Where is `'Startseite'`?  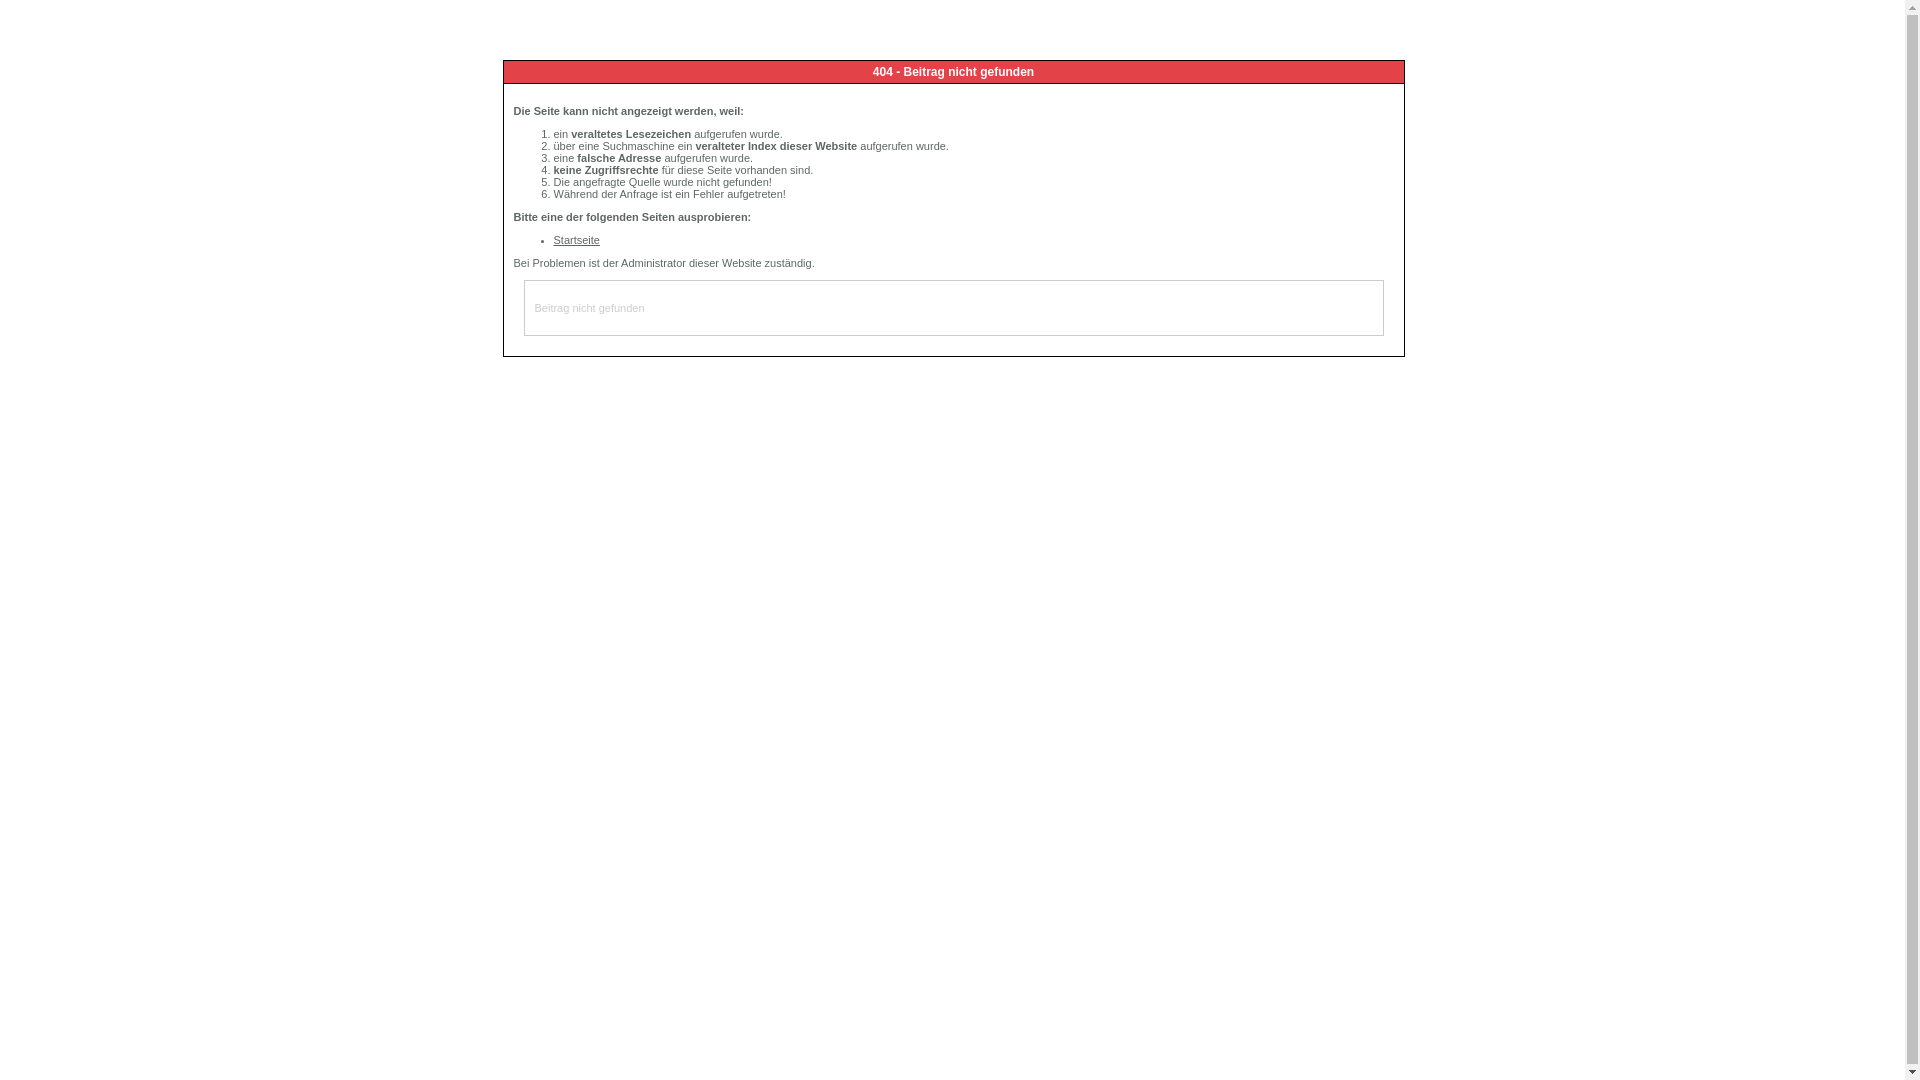 'Startseite' is located at coordinates (575, 238).